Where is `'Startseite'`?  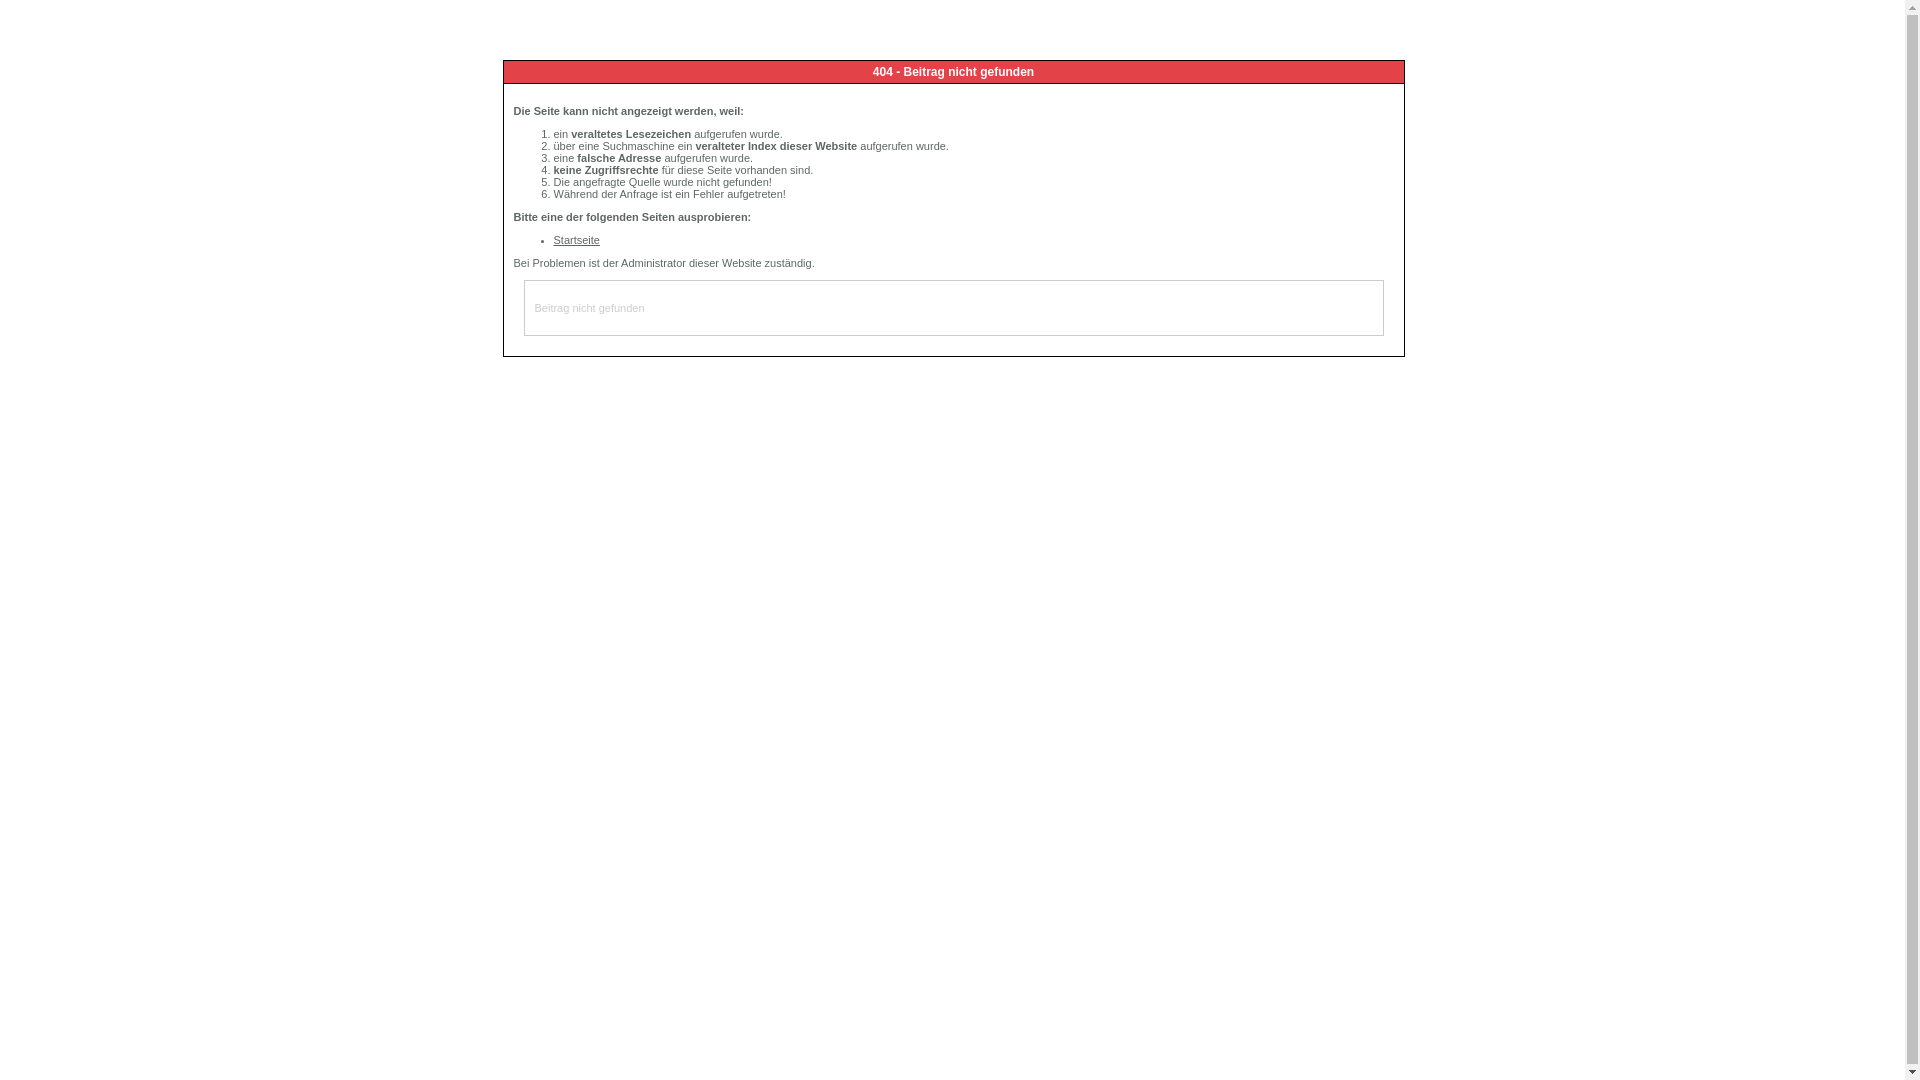 'Startseite' is located at coordinates (575, 238).